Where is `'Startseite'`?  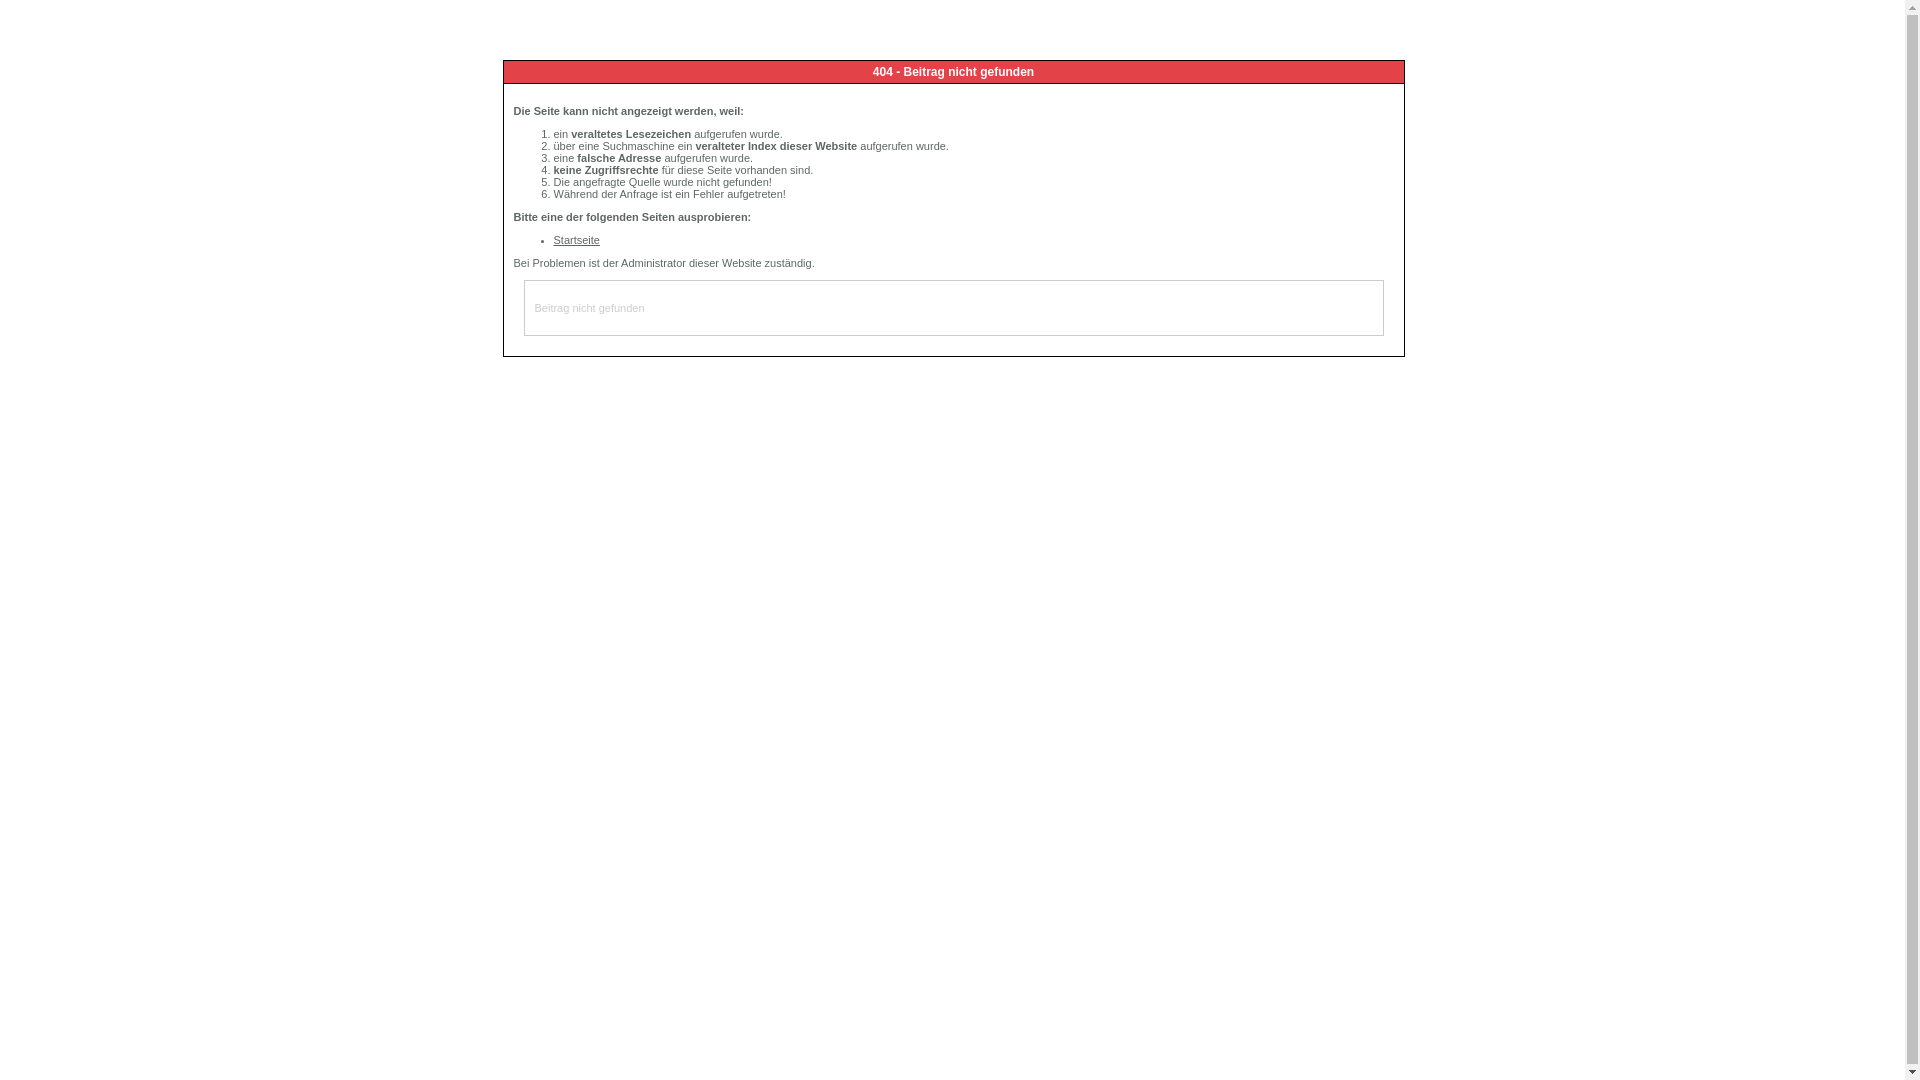 'Startseite' is located at coordinates (575, 238).